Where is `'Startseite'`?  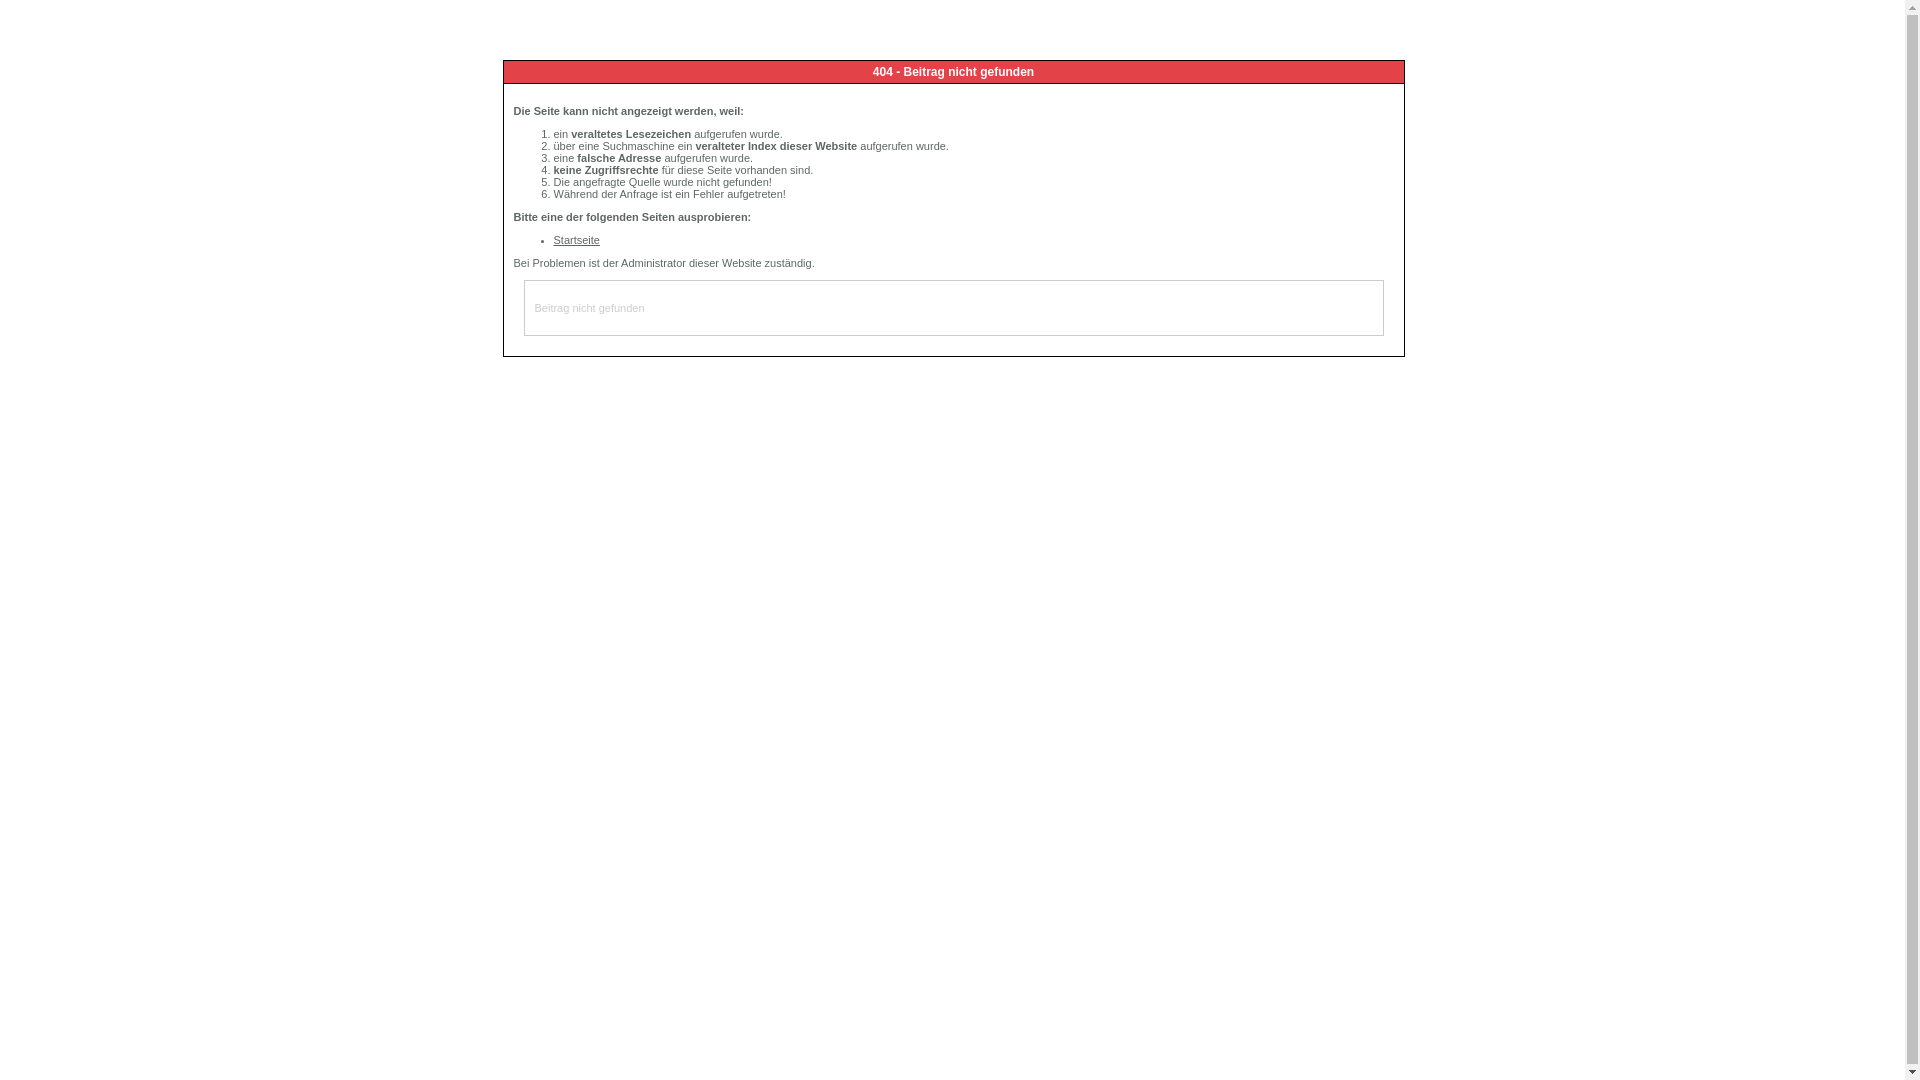 'Startseite' is located at coordinates (575, 238).